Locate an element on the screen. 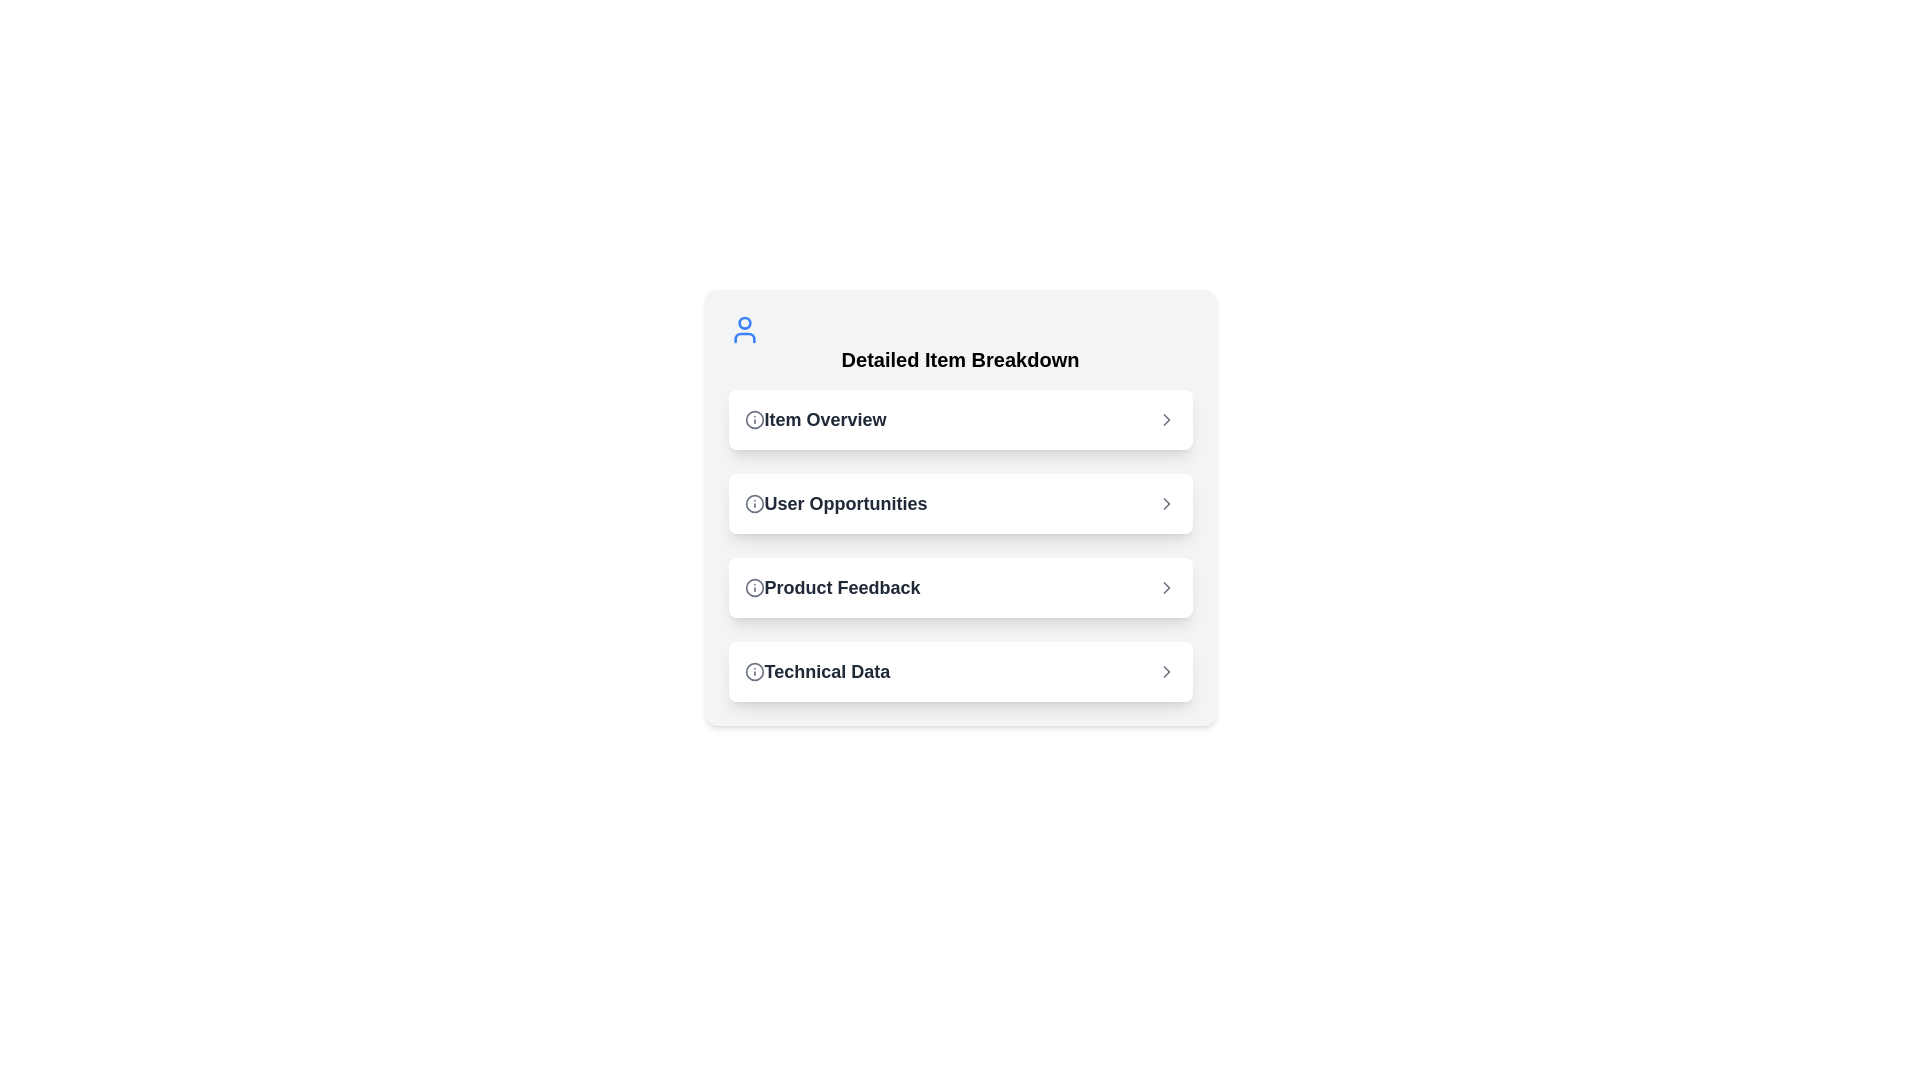  the right-facing chevron arrow icon in the 'User Opportunities' row, which is styled with a gray hue and located at the end of the row is located at coordinates (1166, 503).